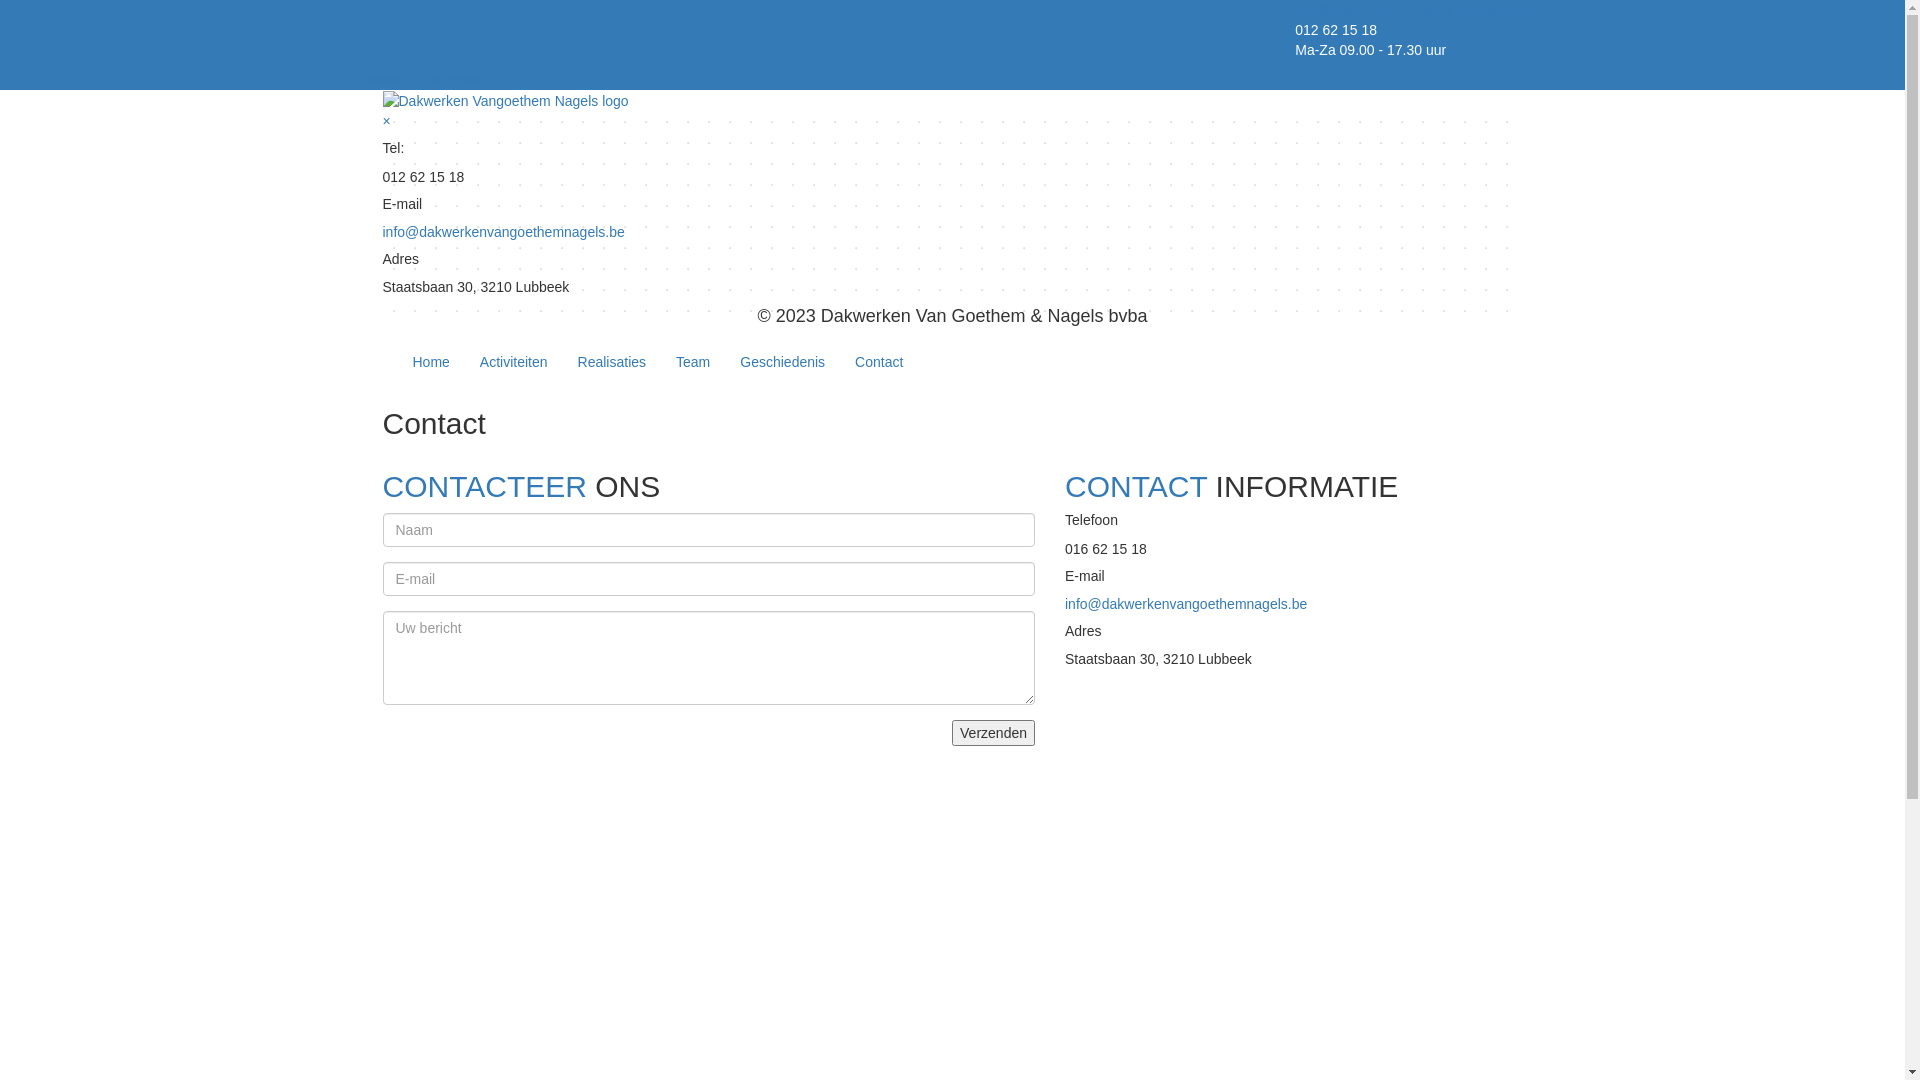  I want to click on 'Geschiedenis', so click(781, 362).